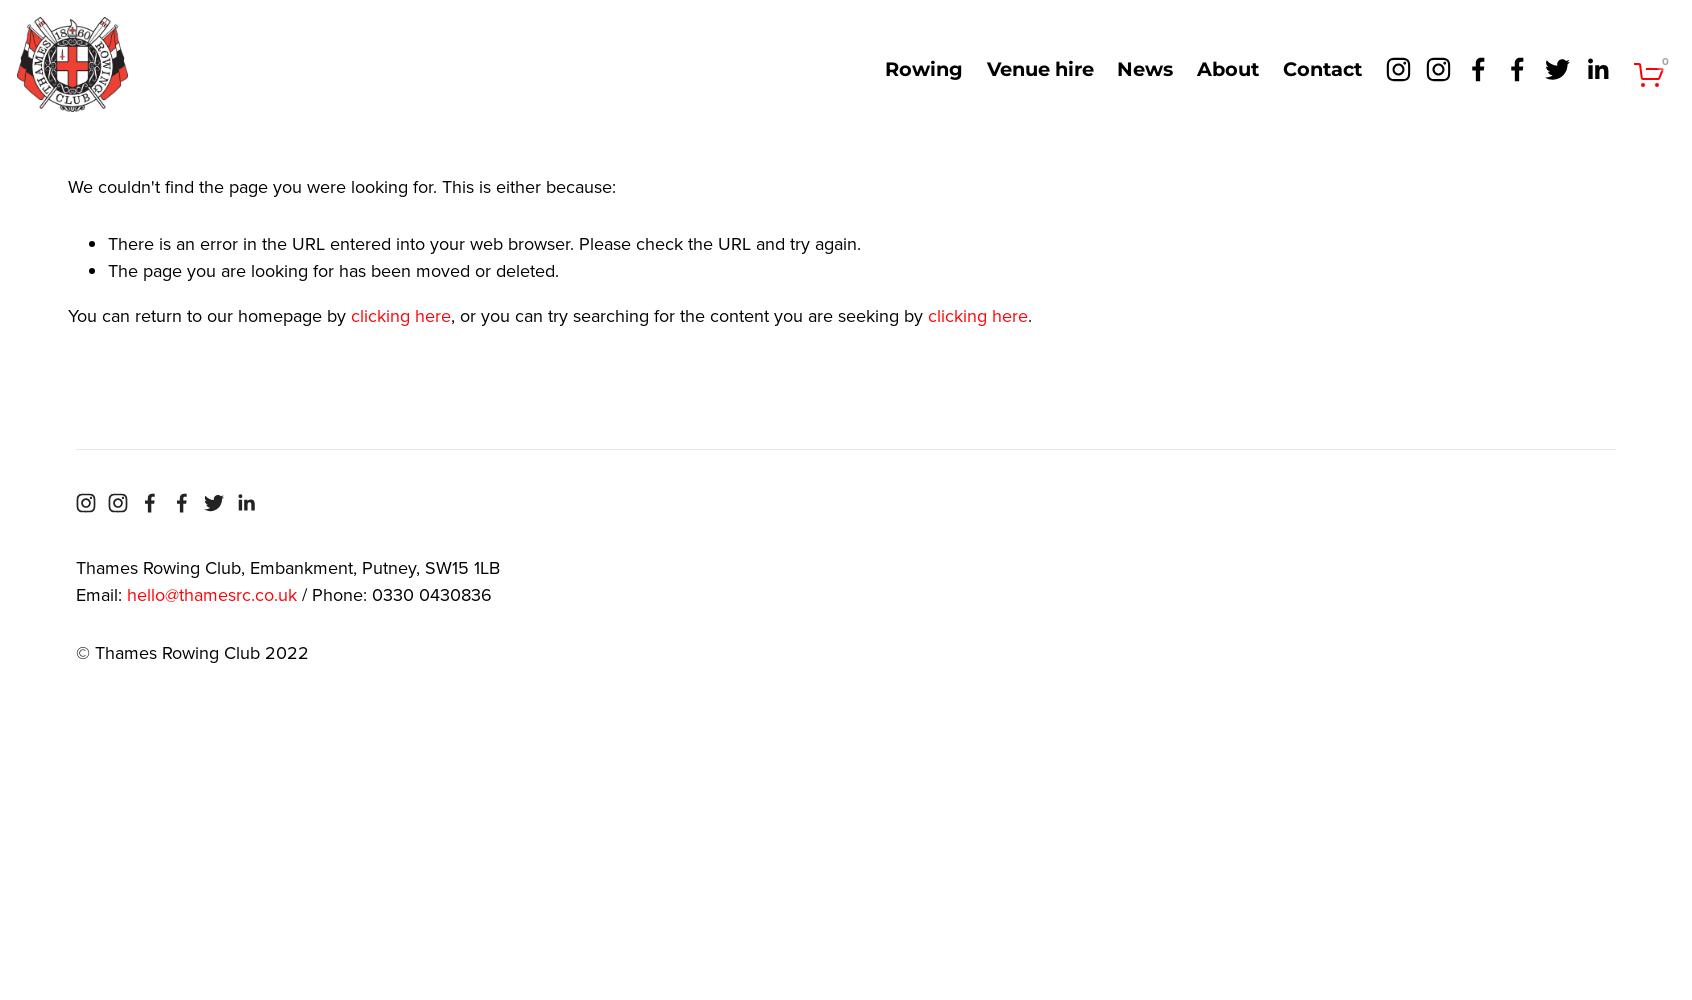  I want to click on 'Rowing', so click(924, 68).